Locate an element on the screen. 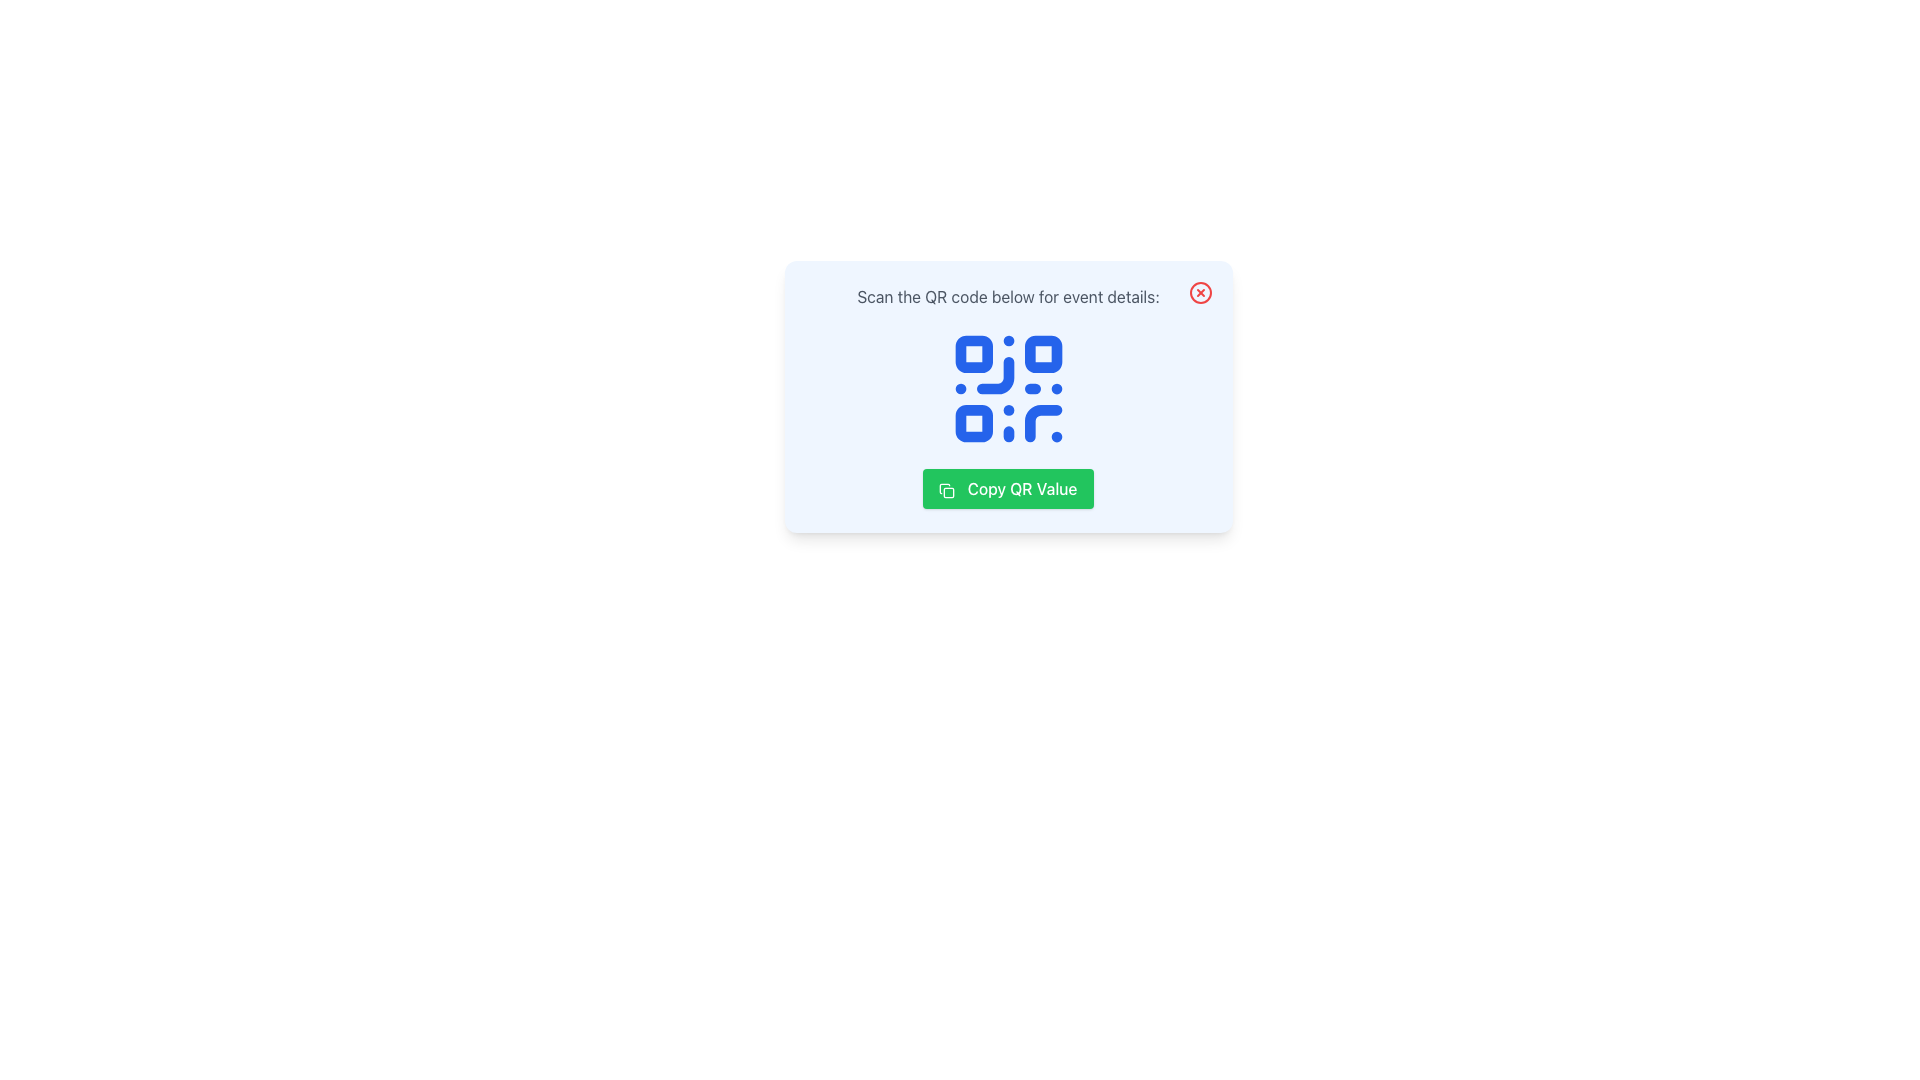 The width and height of the screenshot is (1920, 1080). the small document icon located inside the 'Copy QR Value' button, positioned to the left of the text within the button is located at coordinates (946, 490).